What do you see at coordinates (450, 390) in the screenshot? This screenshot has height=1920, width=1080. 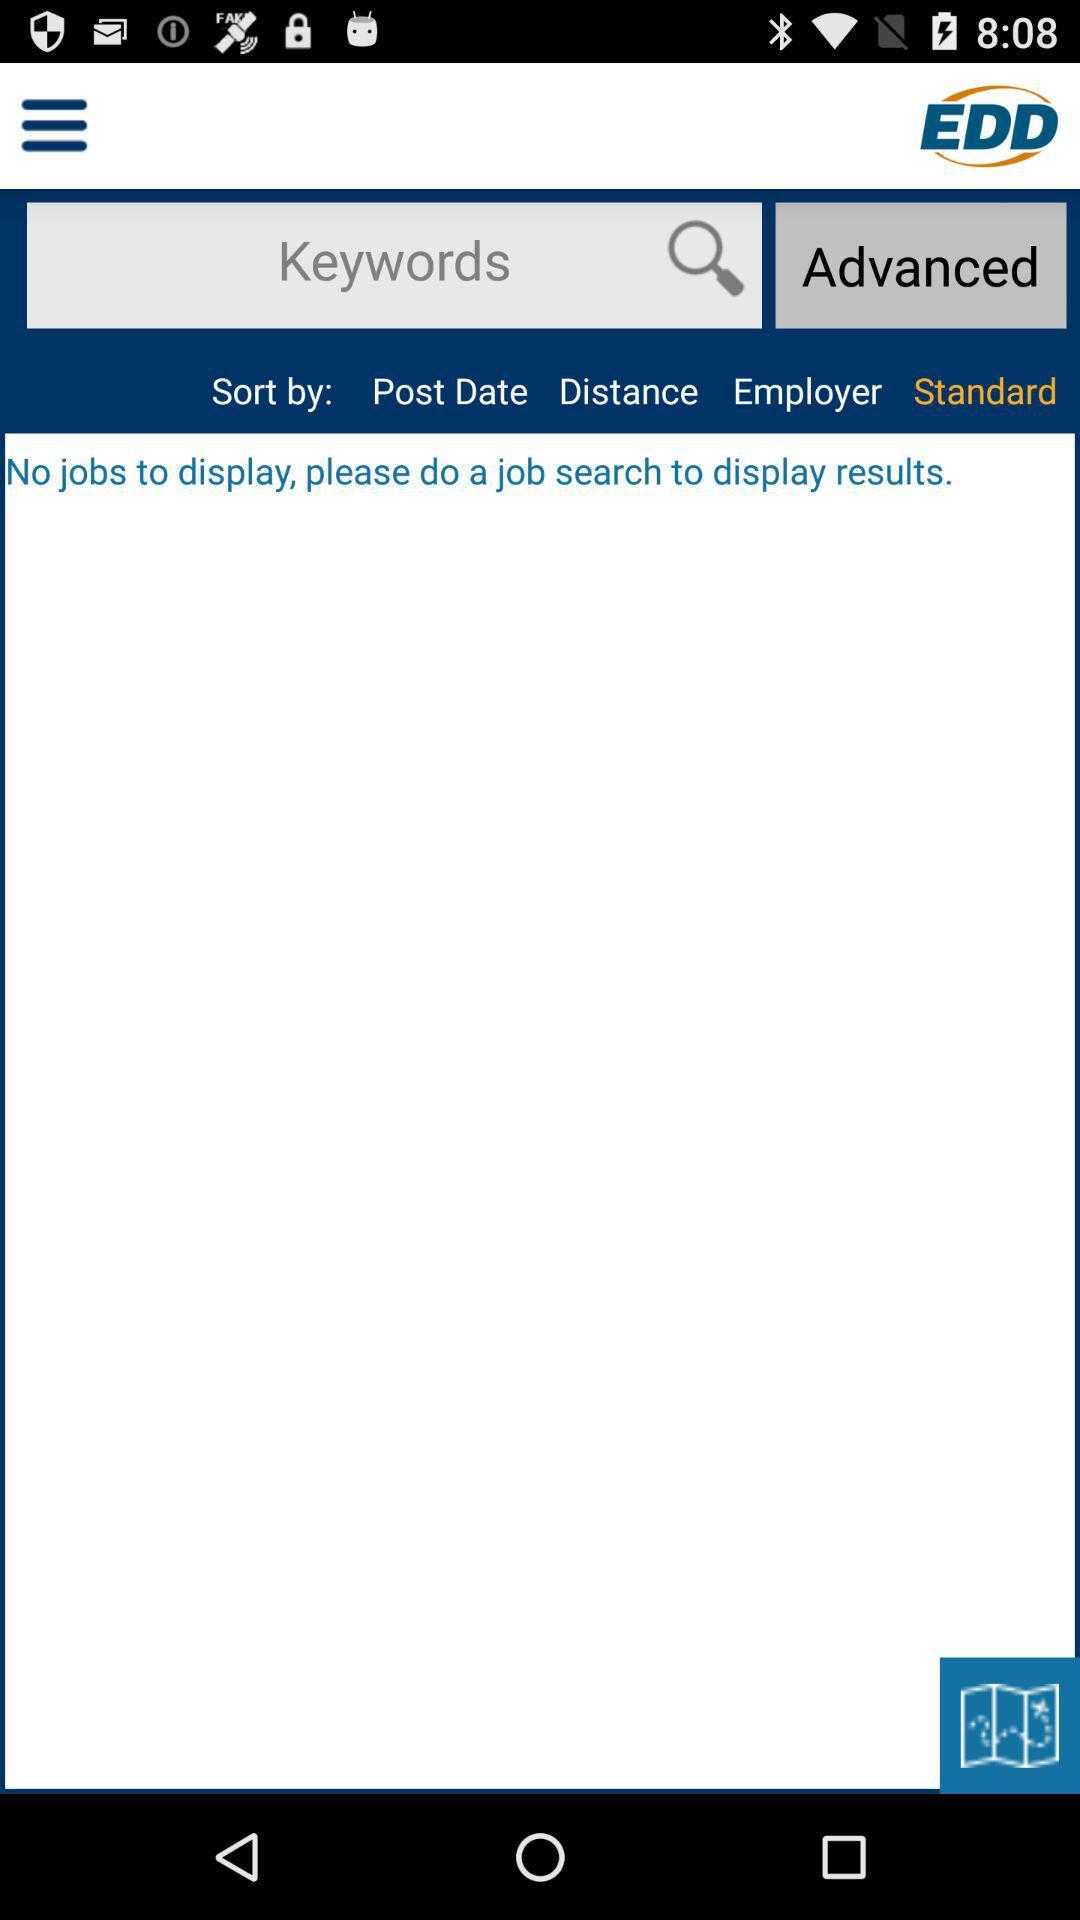 I see `post date item` at bounding box center [450, 390].